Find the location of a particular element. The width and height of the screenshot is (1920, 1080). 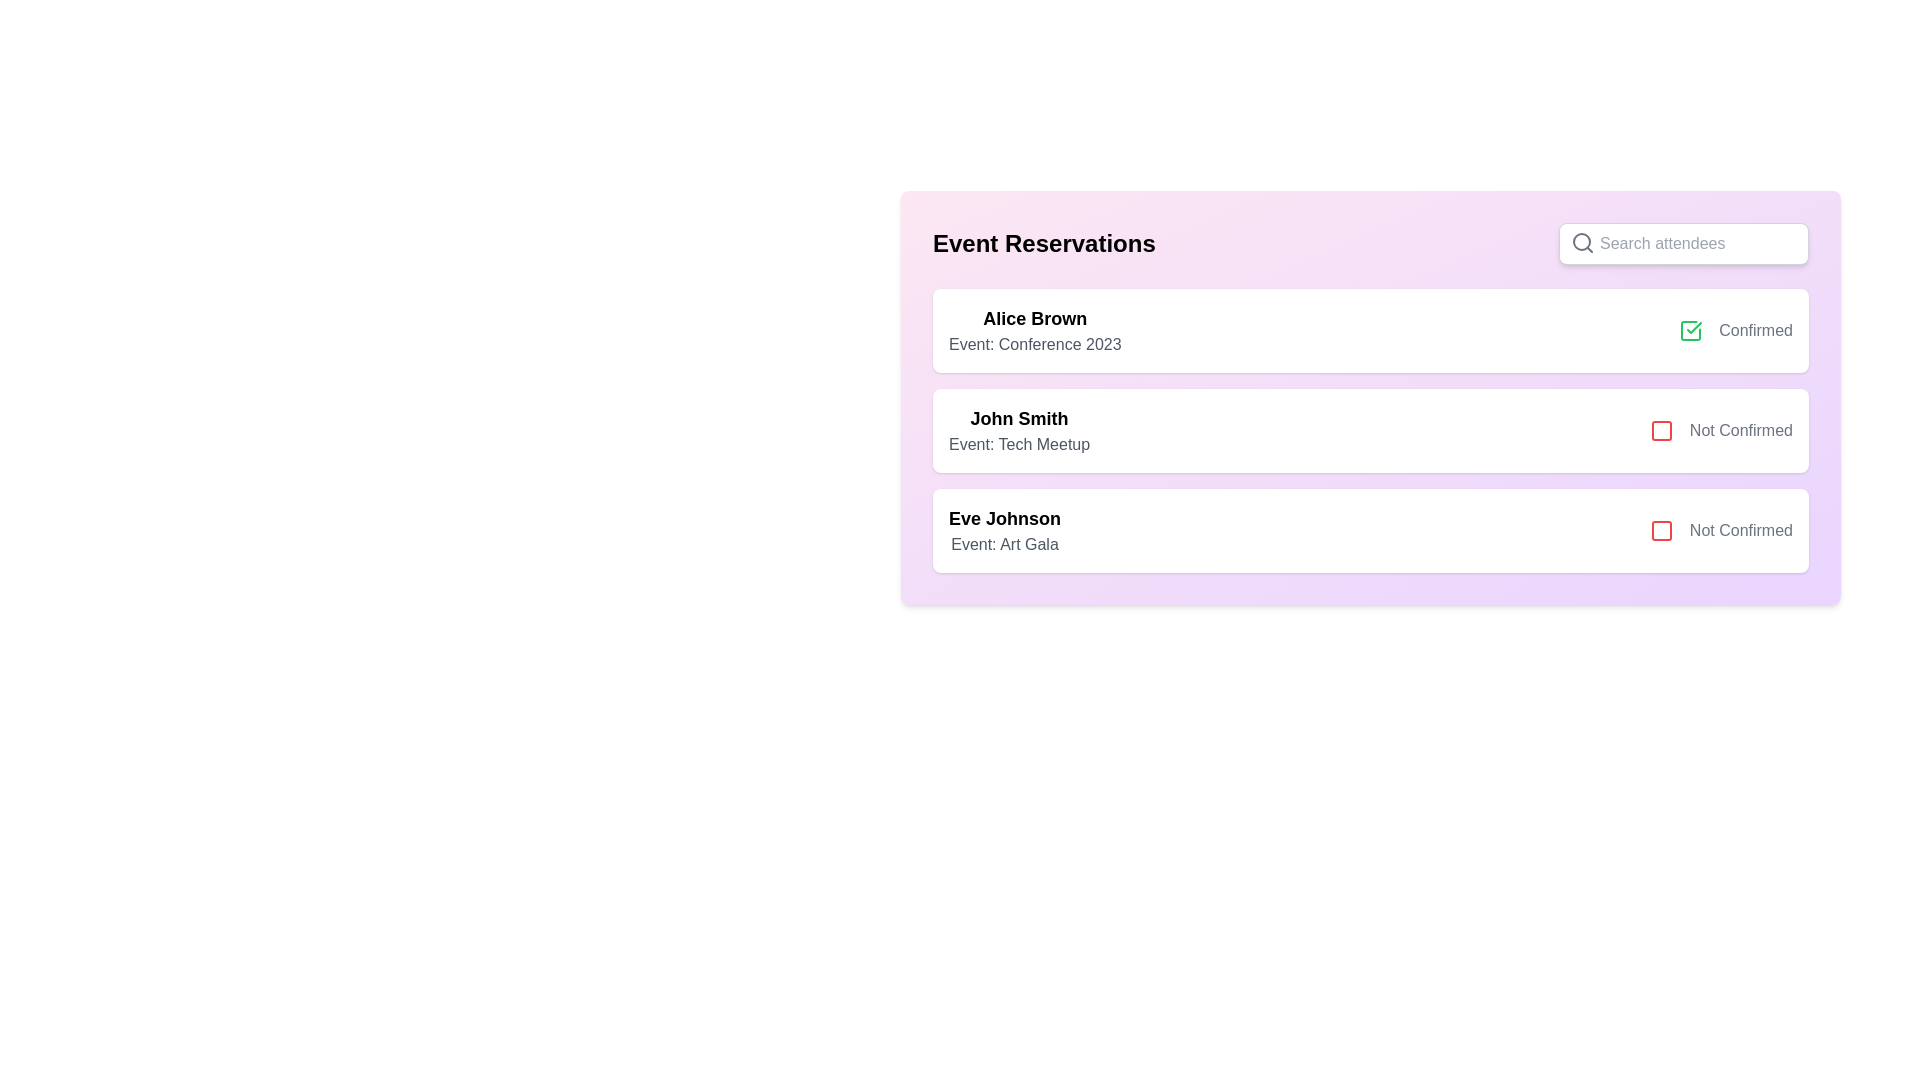

the Text Display that shows 'Eve Johnson' in bold and 'Event: Art Gala' underneath it, which is the third item in a vertical list of event reservation entries is located at coordinates (1004, 530).